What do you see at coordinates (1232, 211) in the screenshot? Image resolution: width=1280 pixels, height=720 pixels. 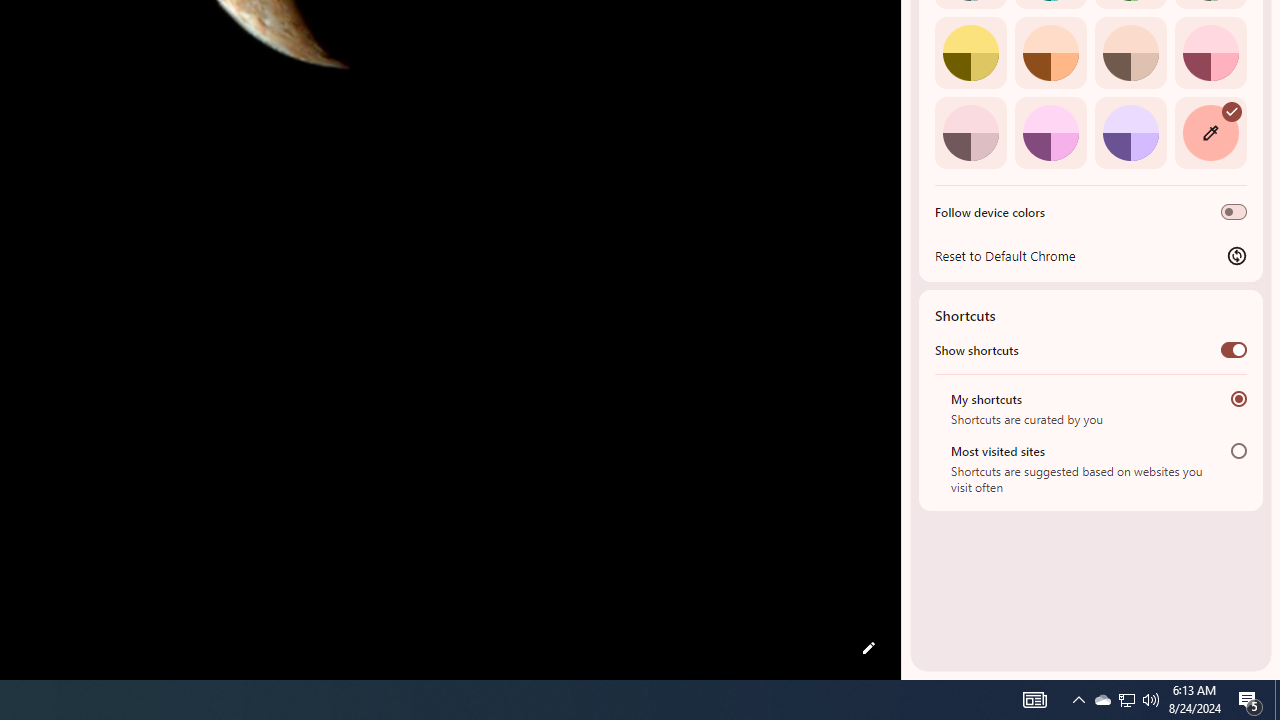 I see `'Follow device colors'` at bounding box center [1232, 211].